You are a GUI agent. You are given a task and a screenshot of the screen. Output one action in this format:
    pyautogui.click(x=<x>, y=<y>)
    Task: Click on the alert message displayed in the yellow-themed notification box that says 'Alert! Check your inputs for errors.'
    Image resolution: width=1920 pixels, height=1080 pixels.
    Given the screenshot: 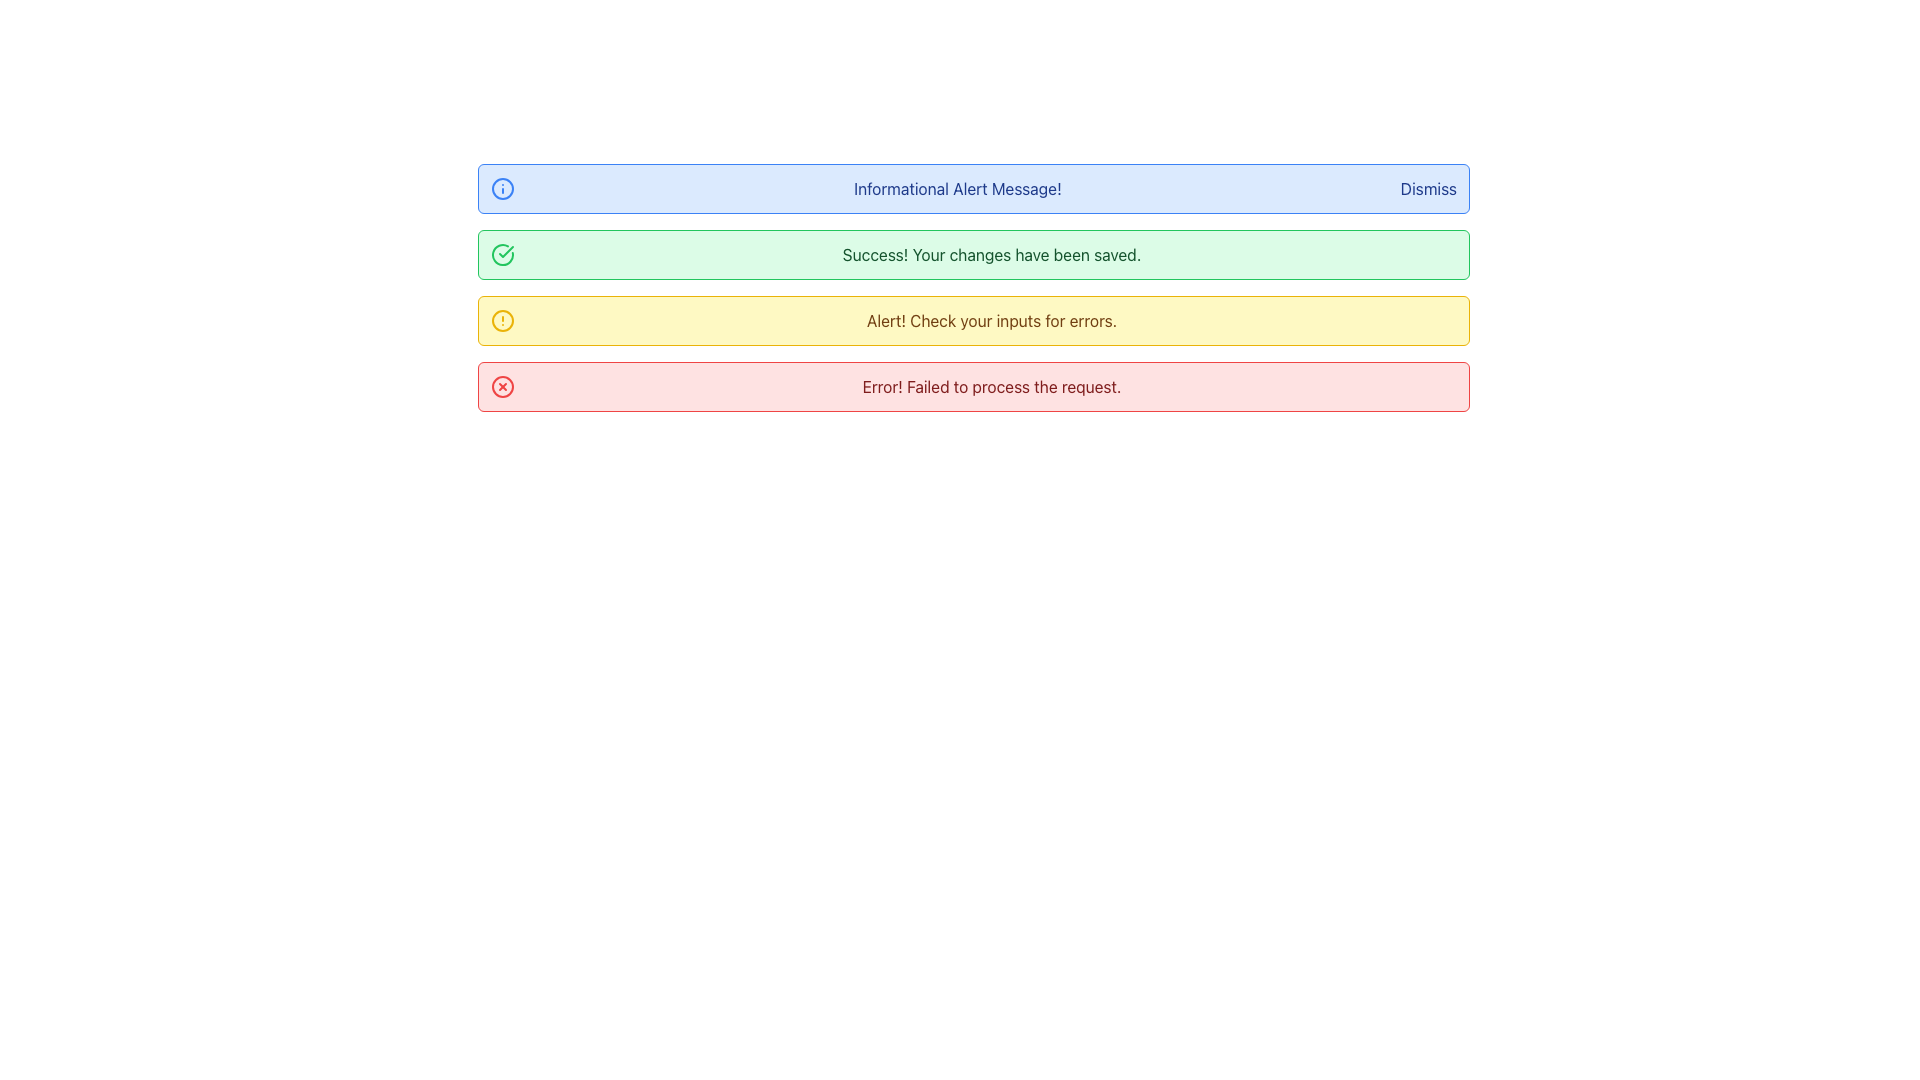 What is the action you would take?
    pyautogui.click(x=992, y=319)
    